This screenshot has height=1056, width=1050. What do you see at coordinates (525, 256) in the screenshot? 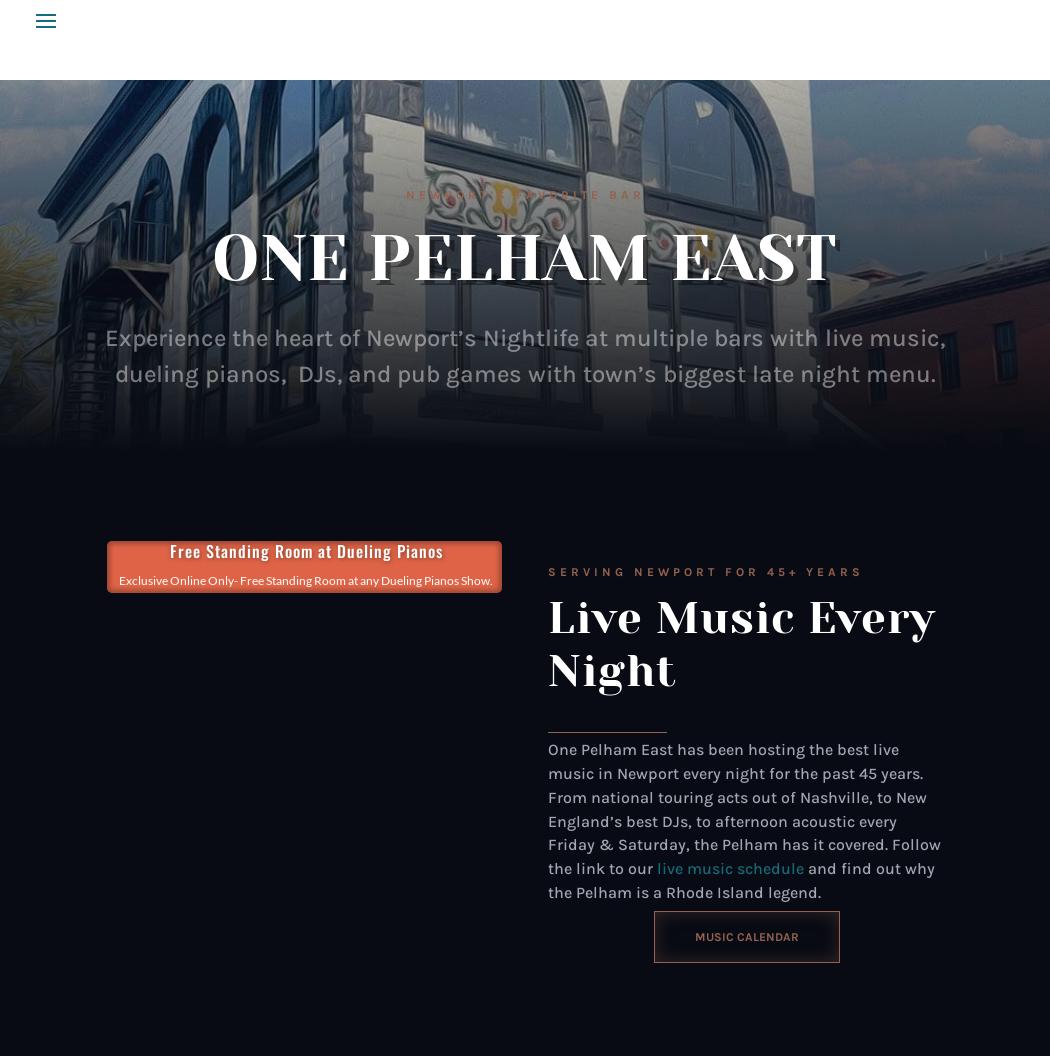
I see `'ONE PELHAM EAST'` at bounding box center [525, 256].